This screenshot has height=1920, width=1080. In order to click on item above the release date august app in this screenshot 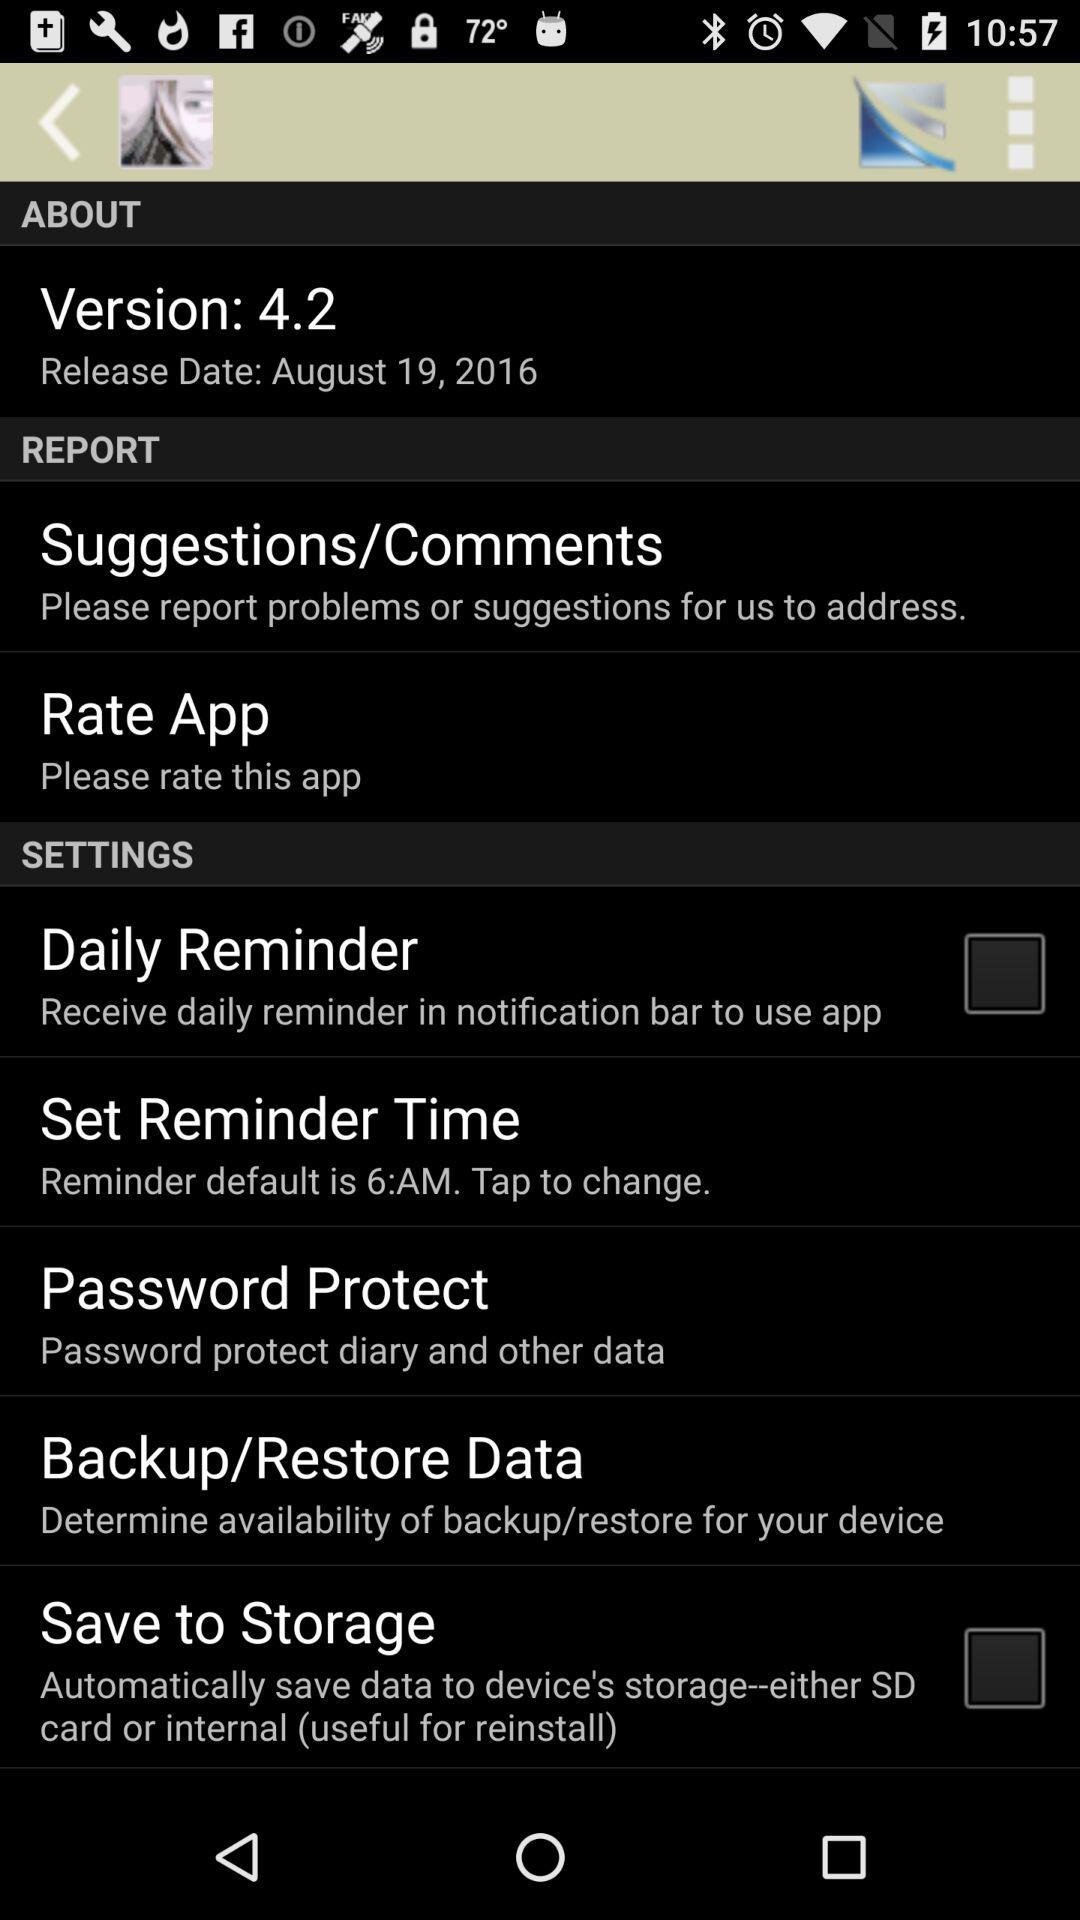, I will do `click(188, 305)`.